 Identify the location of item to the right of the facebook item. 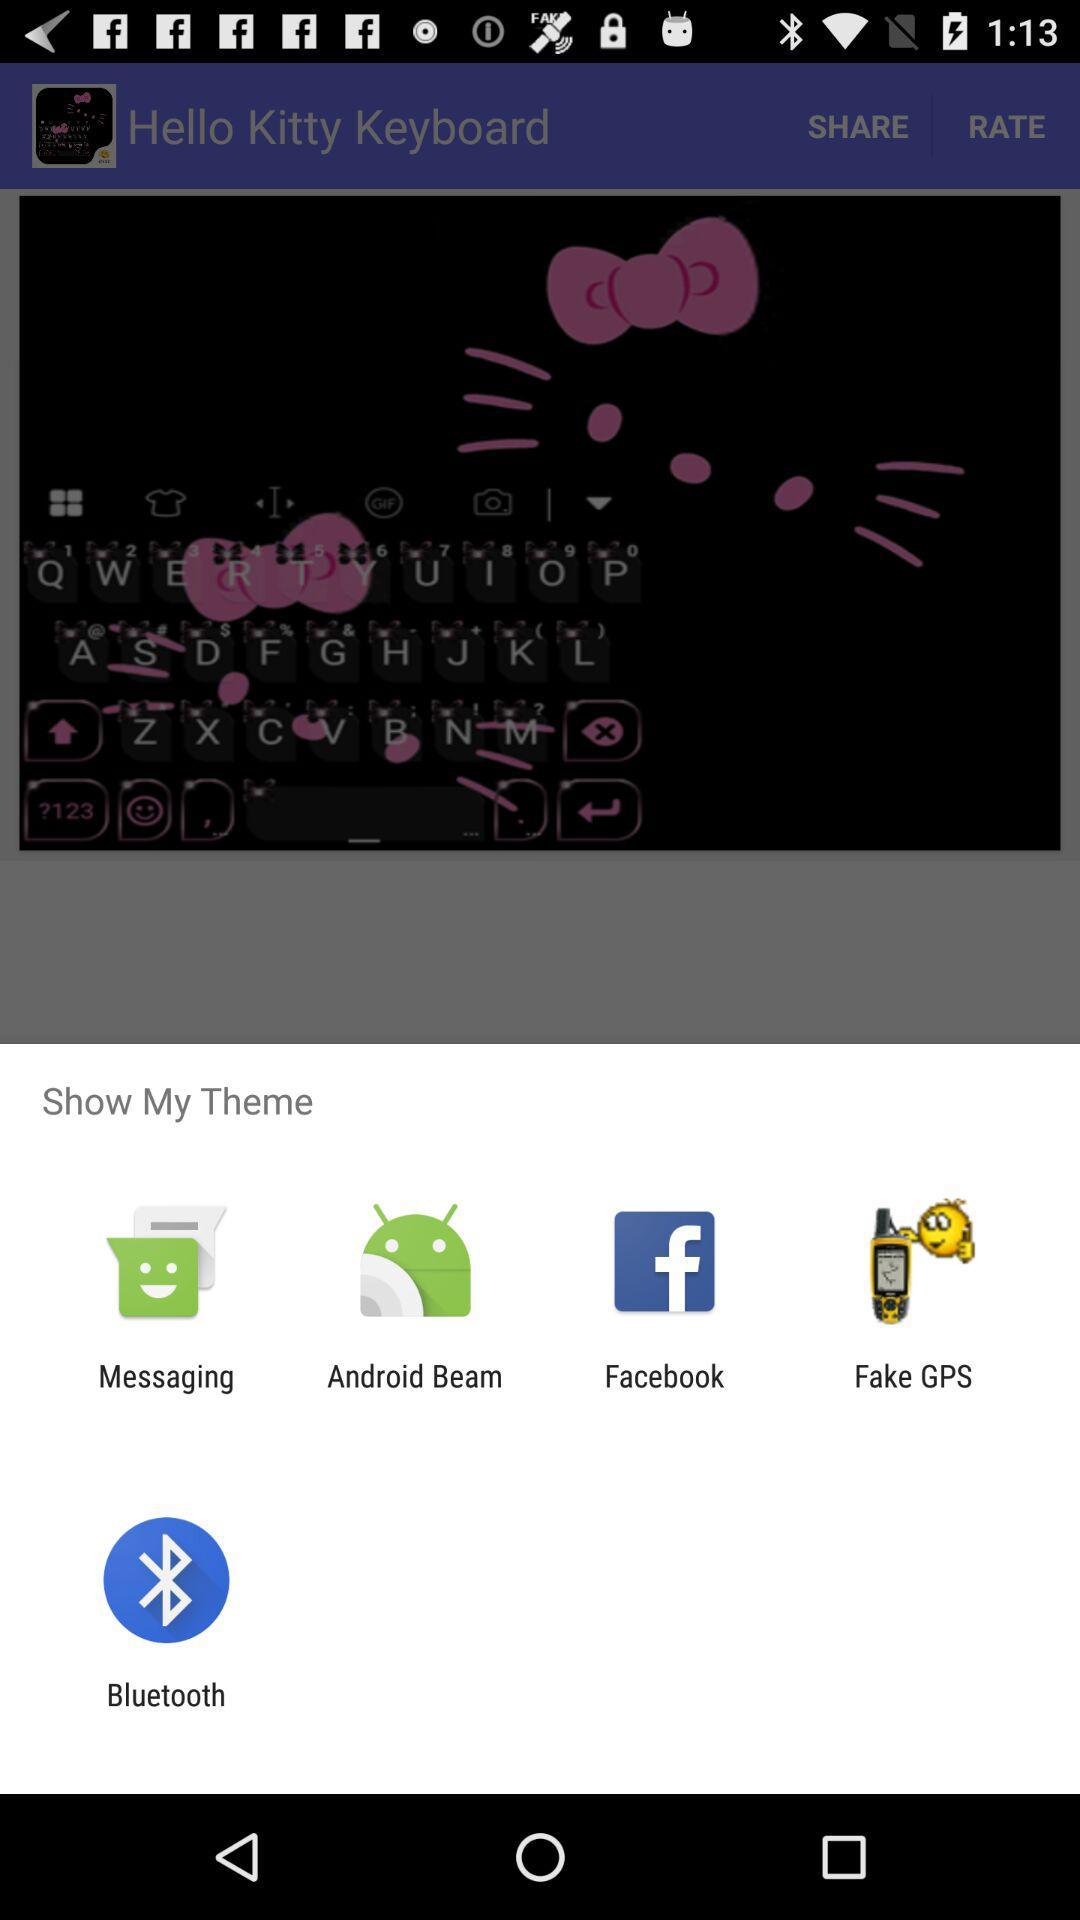
(913, 1392).